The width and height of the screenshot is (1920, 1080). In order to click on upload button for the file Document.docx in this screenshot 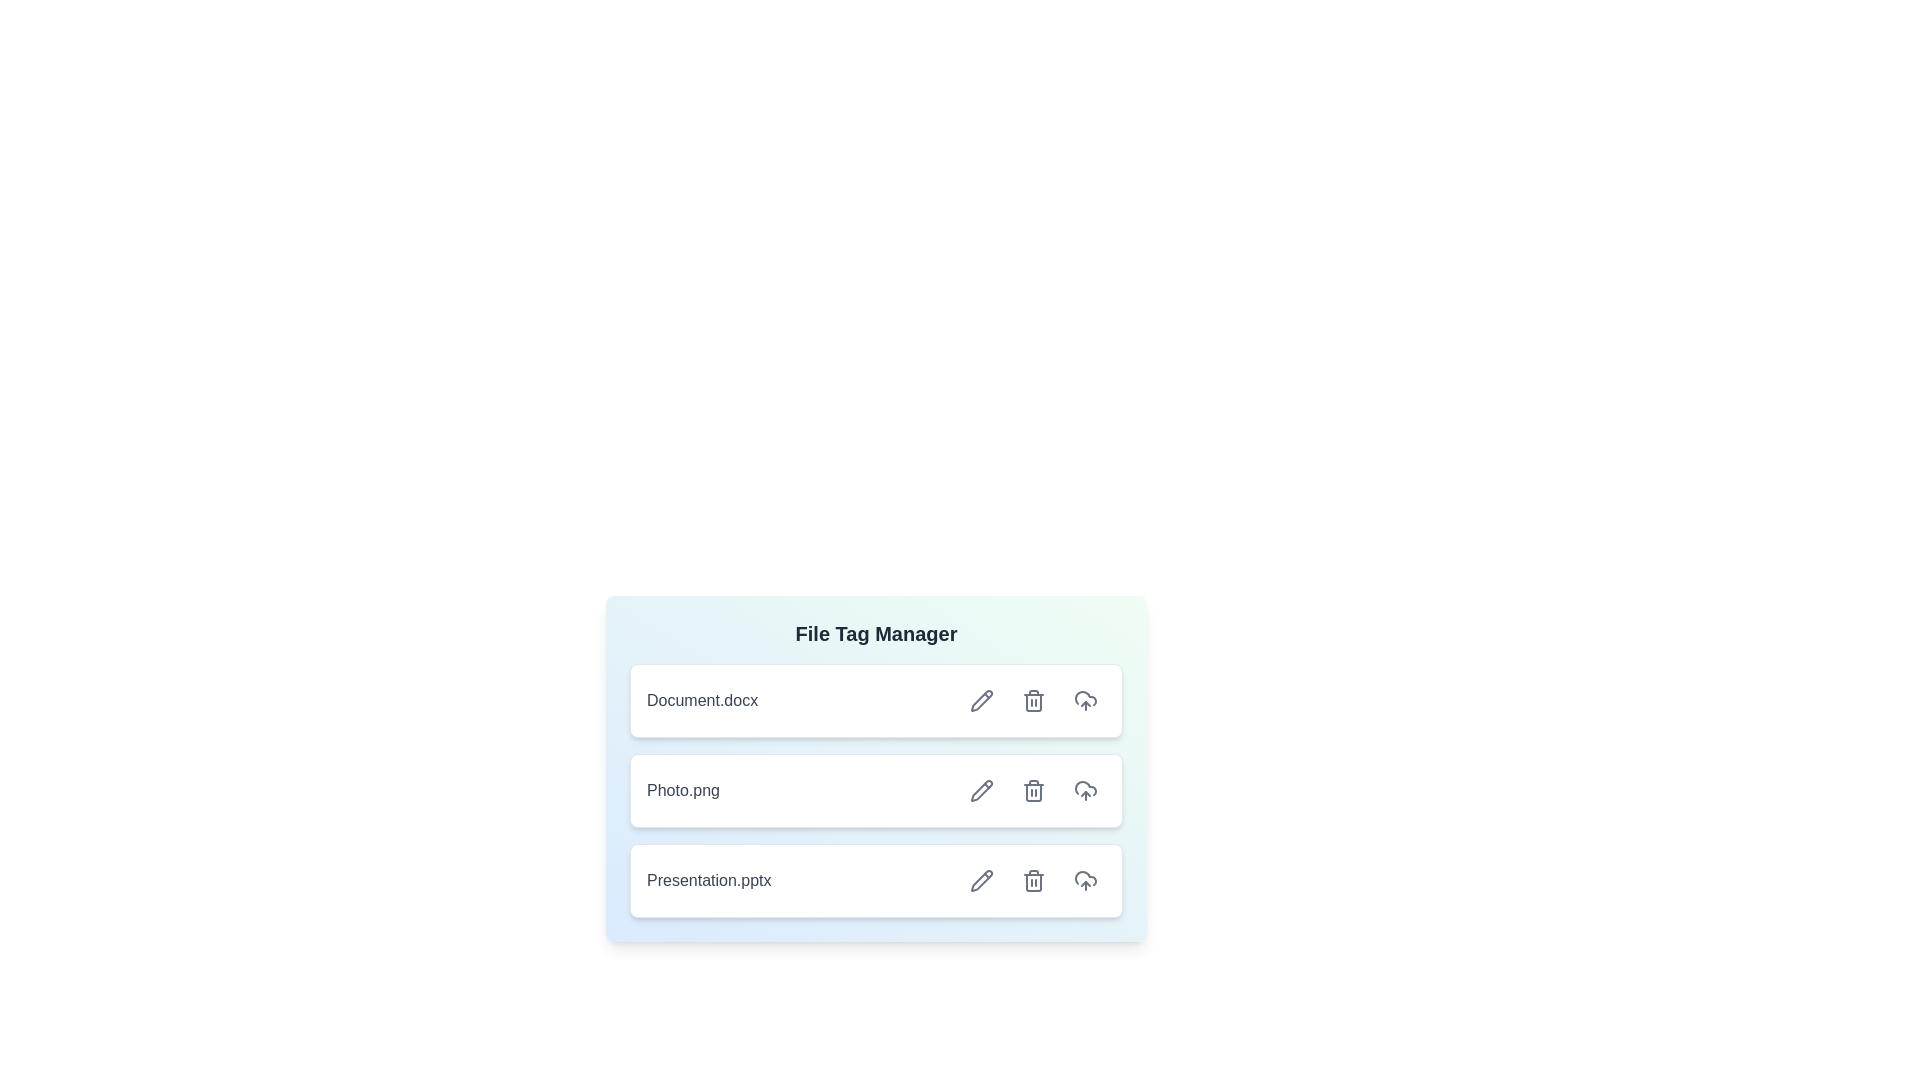, I will do `click(1084, 700)`.